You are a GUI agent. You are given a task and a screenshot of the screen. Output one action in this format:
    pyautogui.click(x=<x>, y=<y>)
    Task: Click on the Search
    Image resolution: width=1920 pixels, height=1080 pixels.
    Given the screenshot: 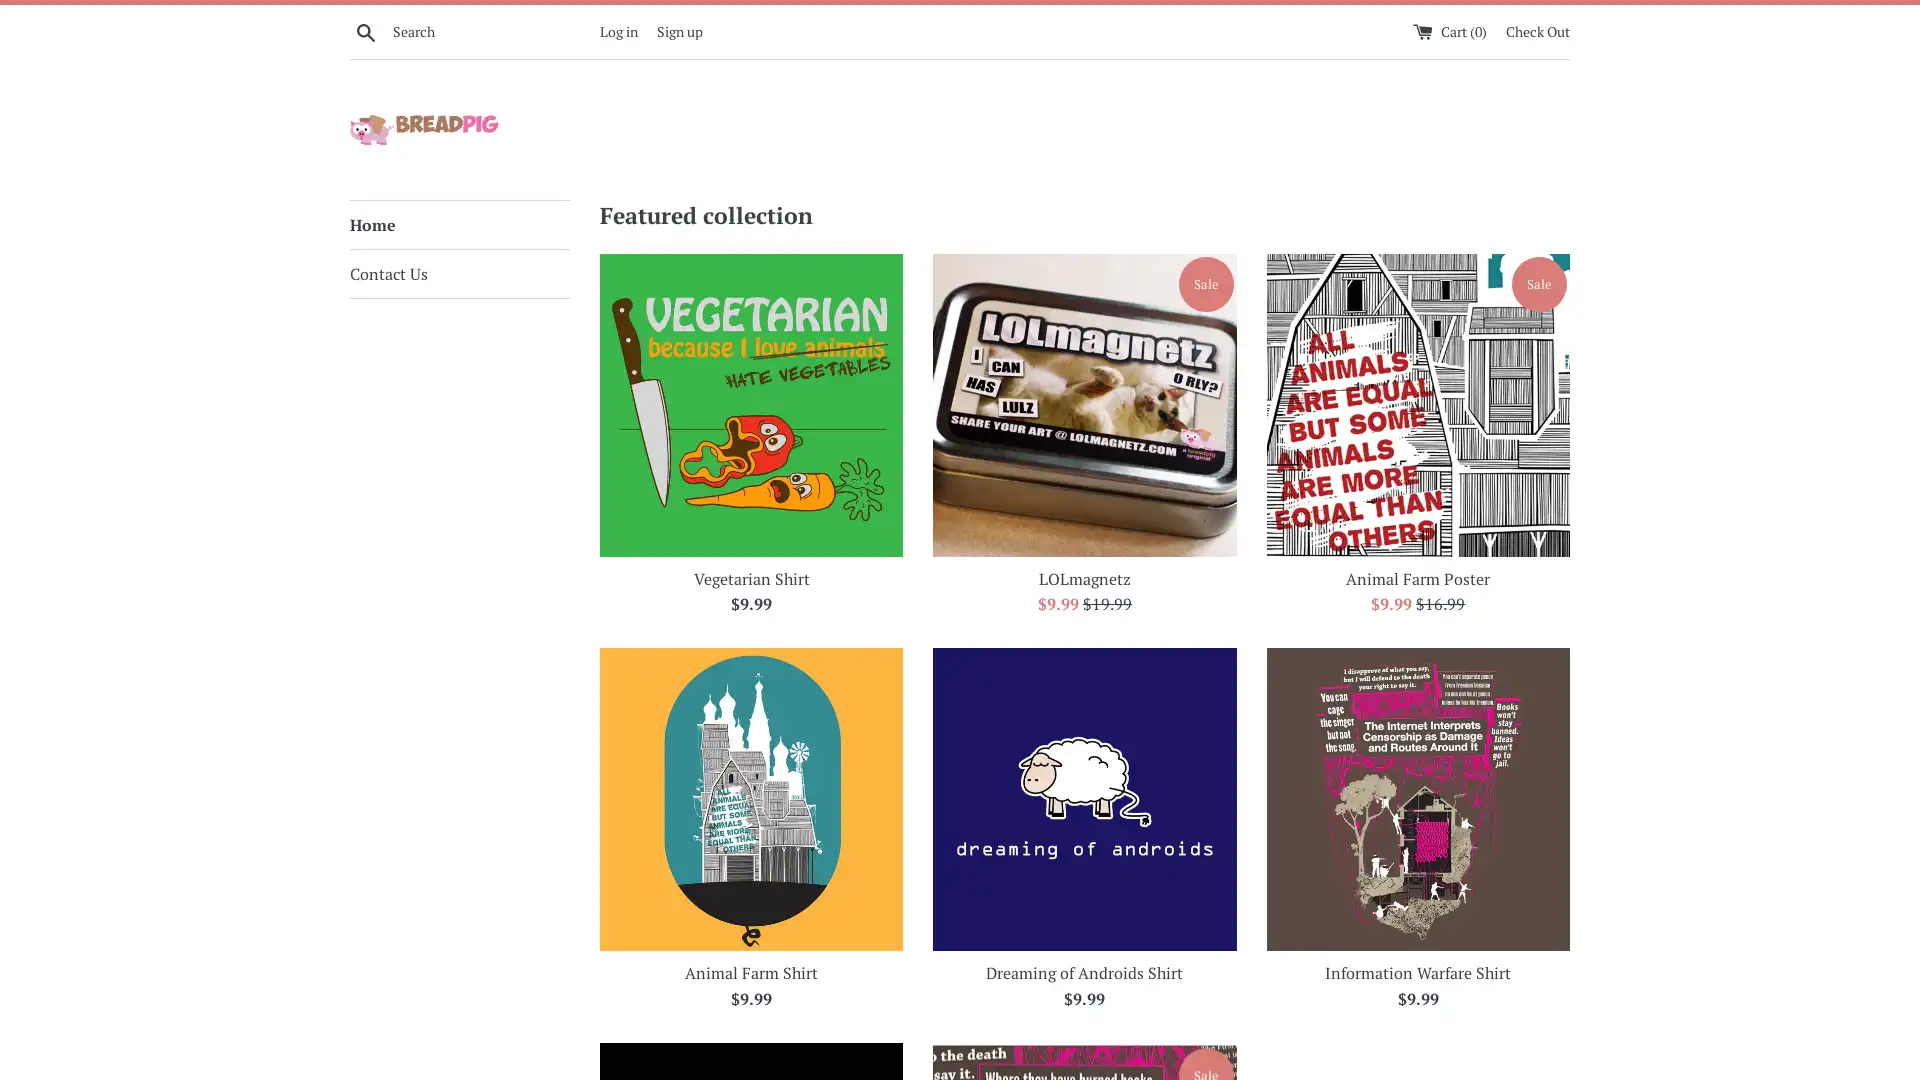 What is the action you would take?
    pyautogui.click(x=365, y=30)
    